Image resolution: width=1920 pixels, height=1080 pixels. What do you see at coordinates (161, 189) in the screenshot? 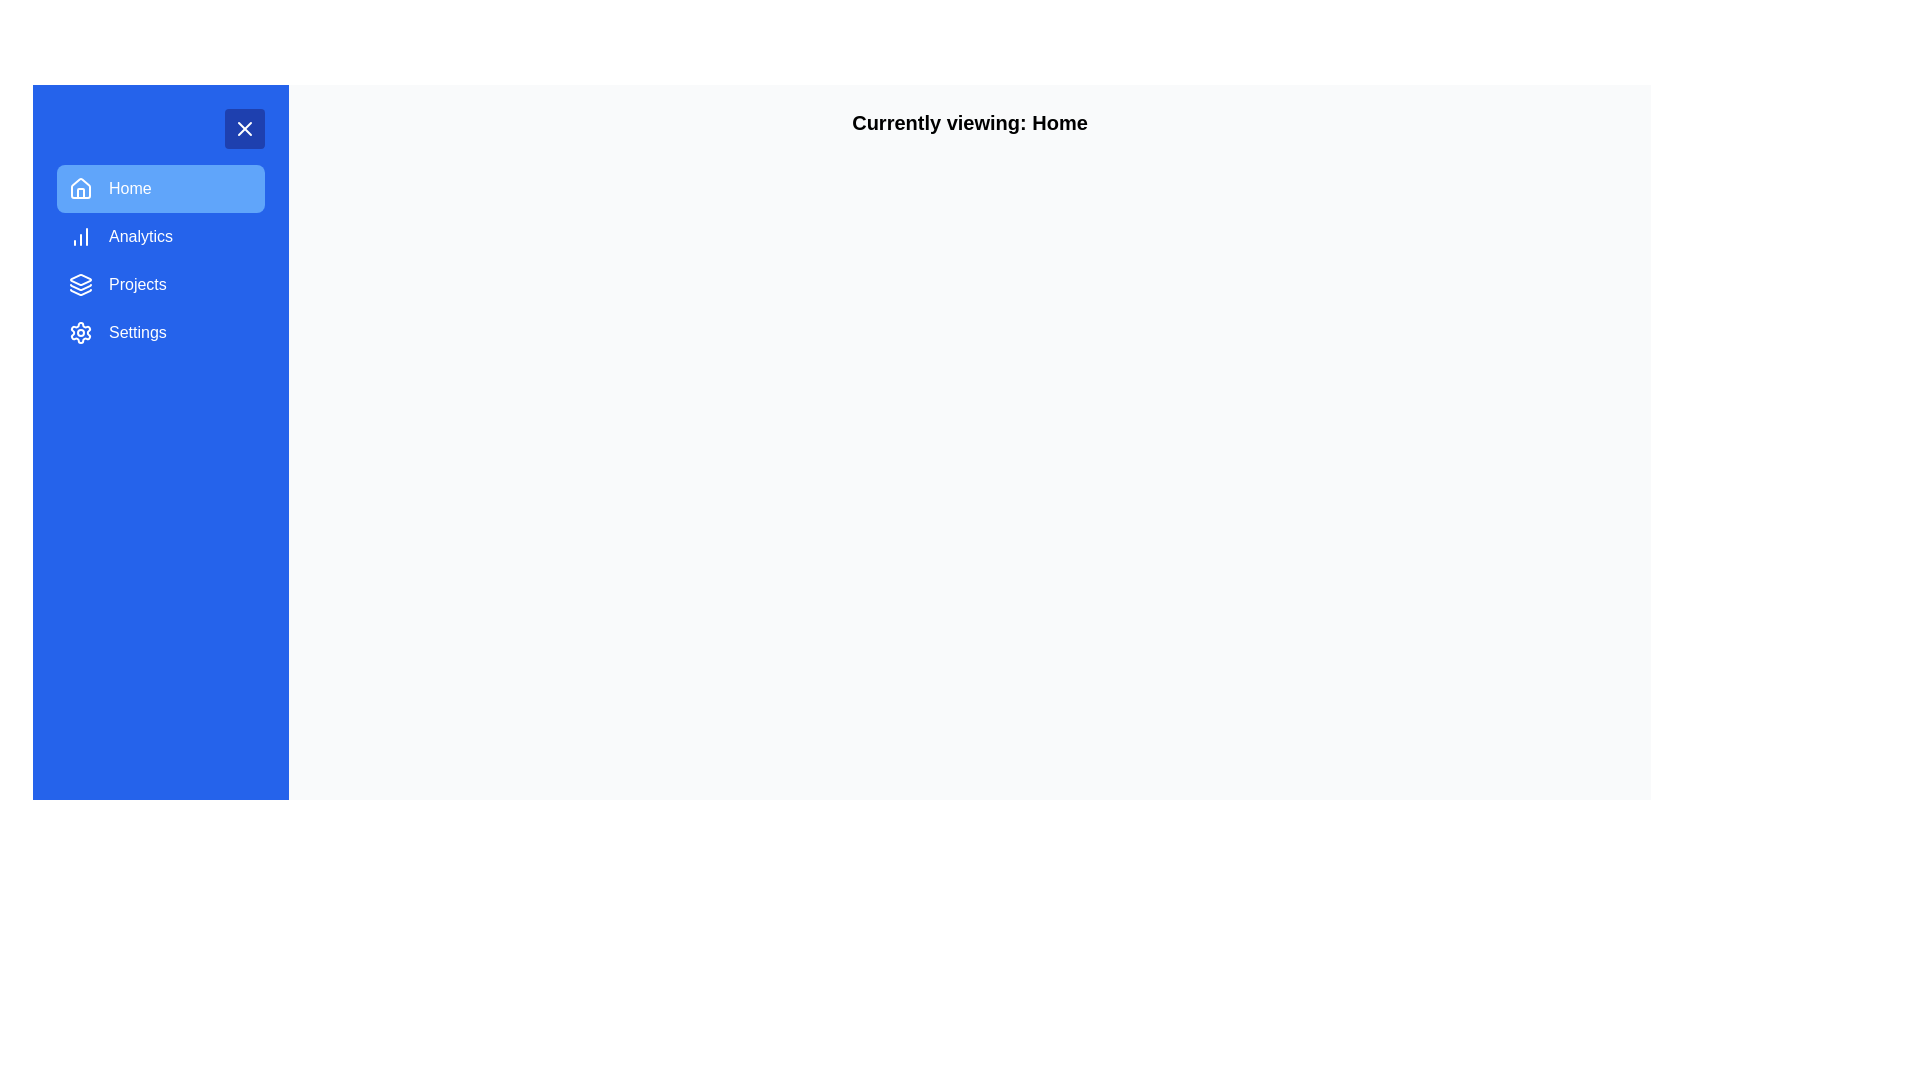
I see `the 'Home' navigation button located in the left sidebar, which is the first button in a vertical list above 'Analytics', 'Projects', and 'Settings'` at bounding box center [161, 189].